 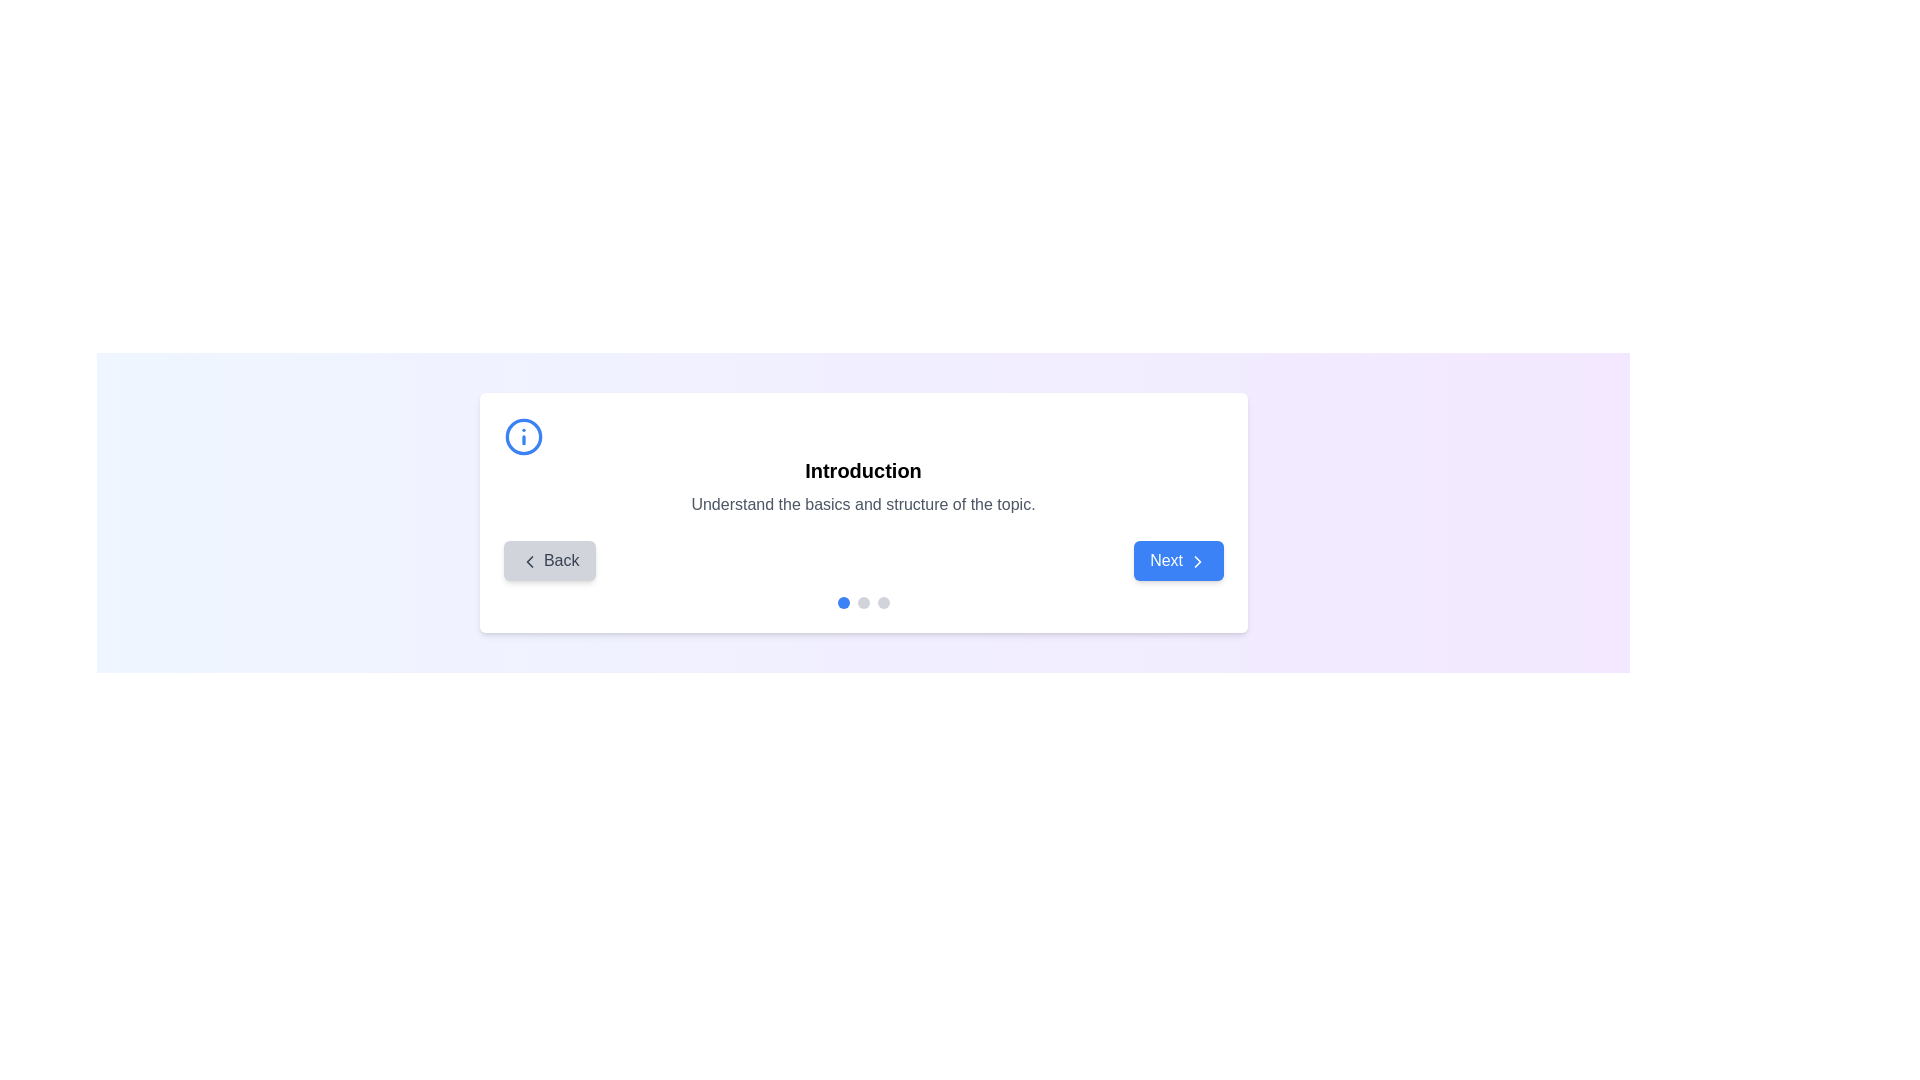 I want to click on the left-pointing arrow icon located within the 'Back' button at the bottom left corner of the card-style section, so click(x=529, y=561).